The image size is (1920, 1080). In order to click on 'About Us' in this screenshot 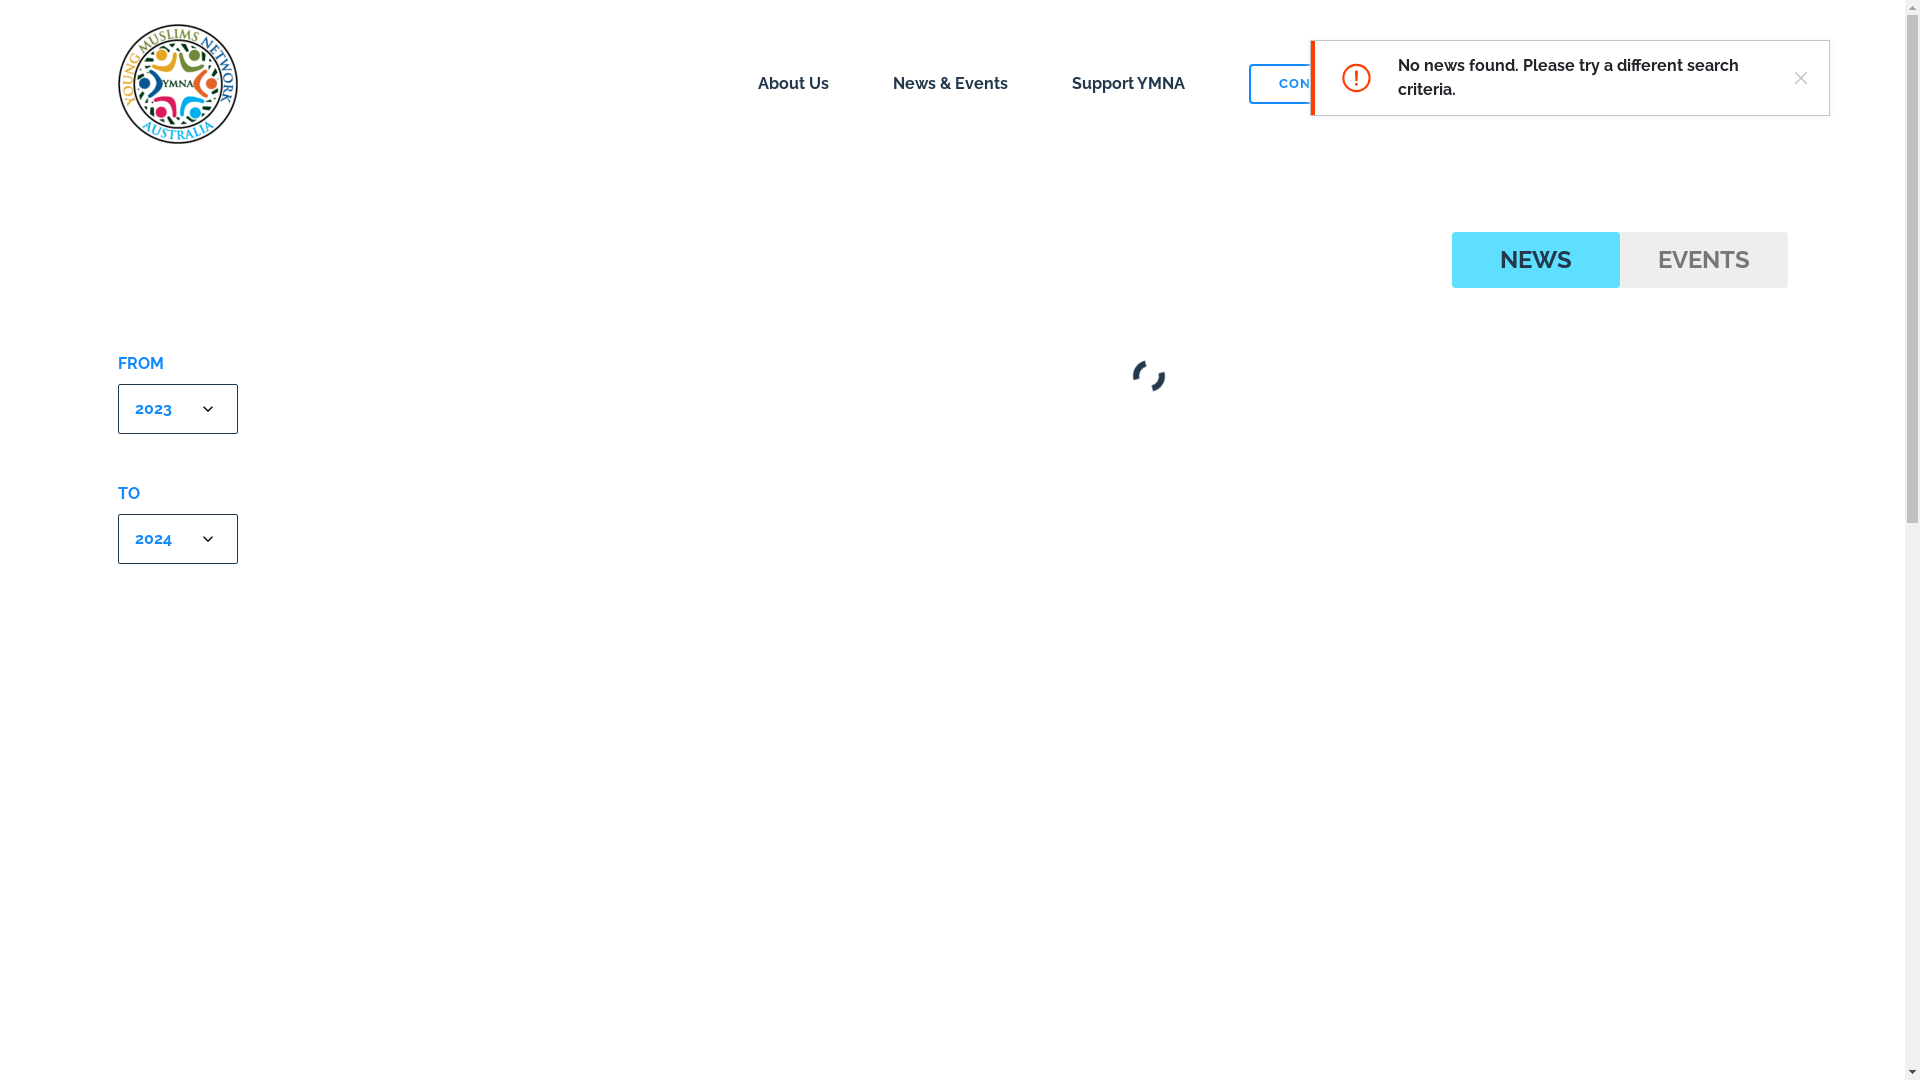, I will do `click(792, 82)`.